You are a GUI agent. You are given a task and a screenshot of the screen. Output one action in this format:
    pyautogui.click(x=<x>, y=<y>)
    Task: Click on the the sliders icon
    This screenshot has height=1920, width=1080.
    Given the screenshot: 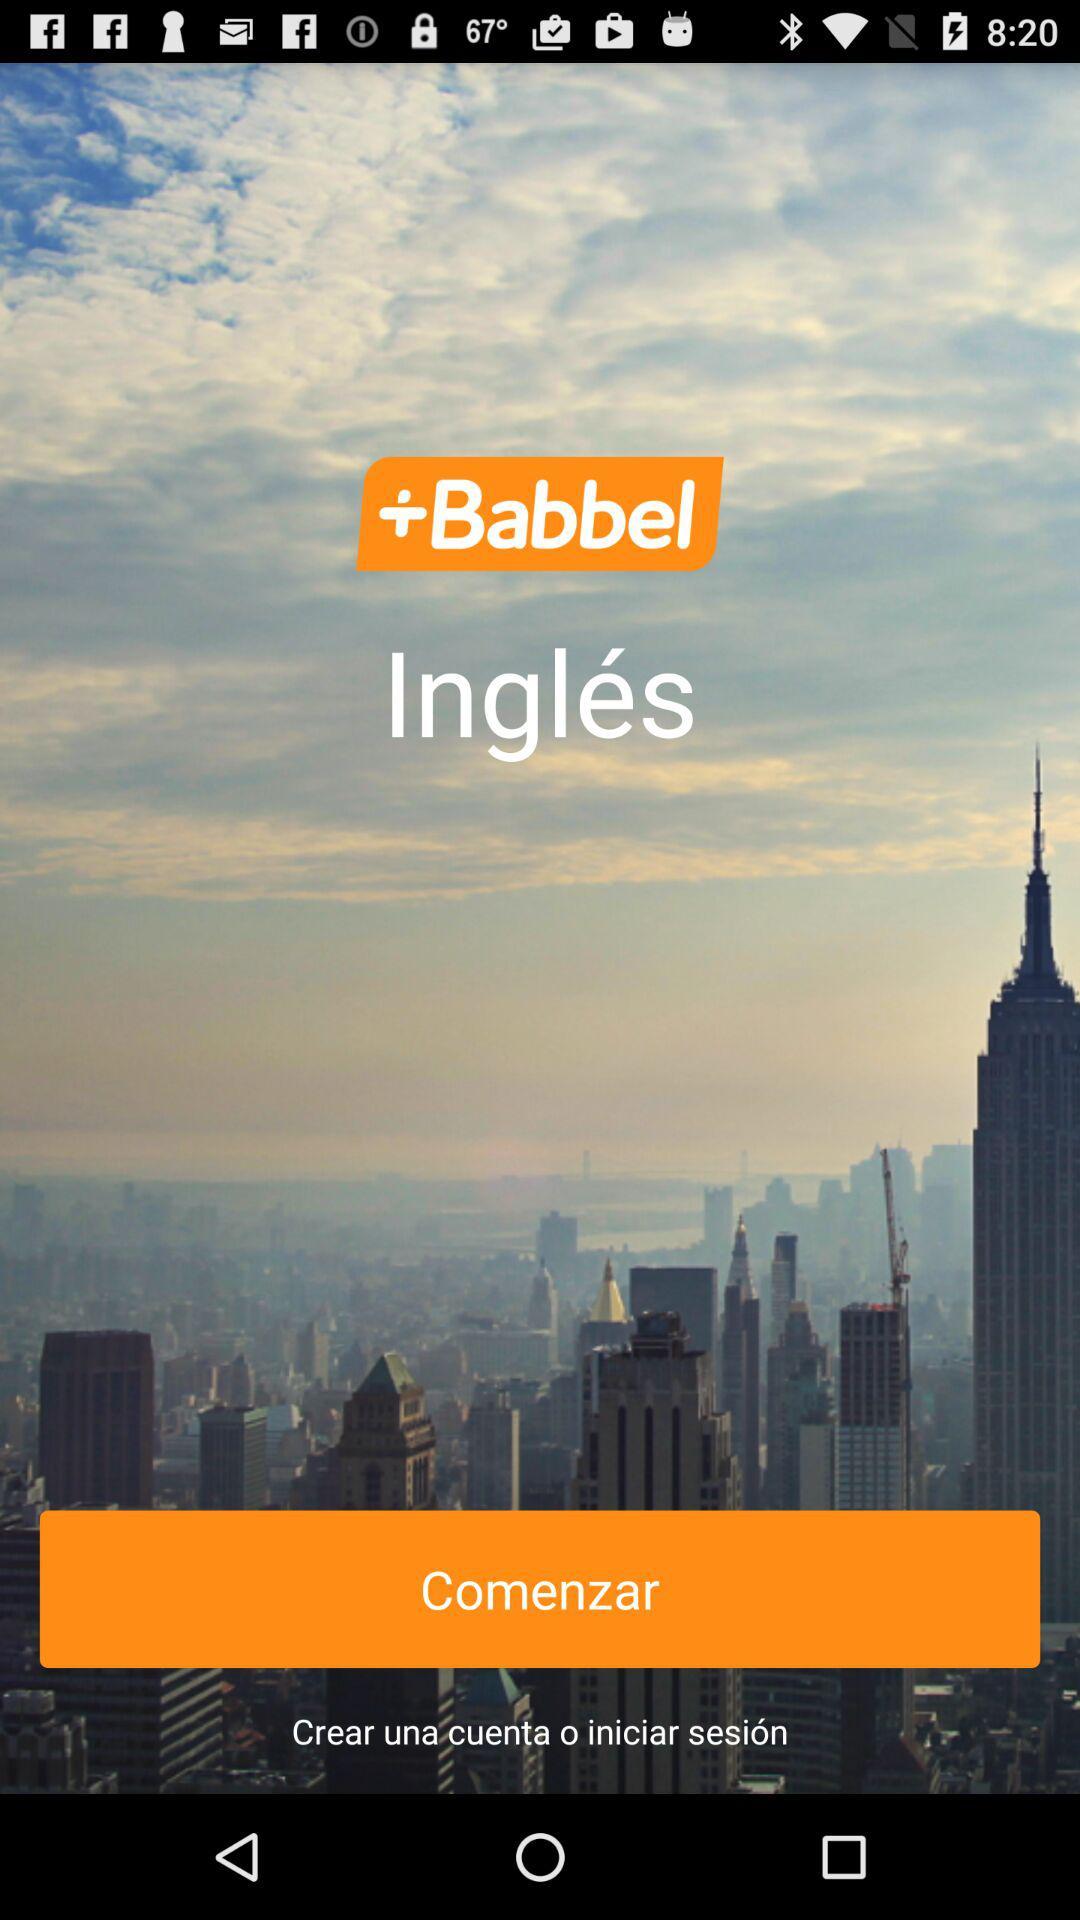 What is the action you would take?
    pyautogui.click(x=540, y=550)
    